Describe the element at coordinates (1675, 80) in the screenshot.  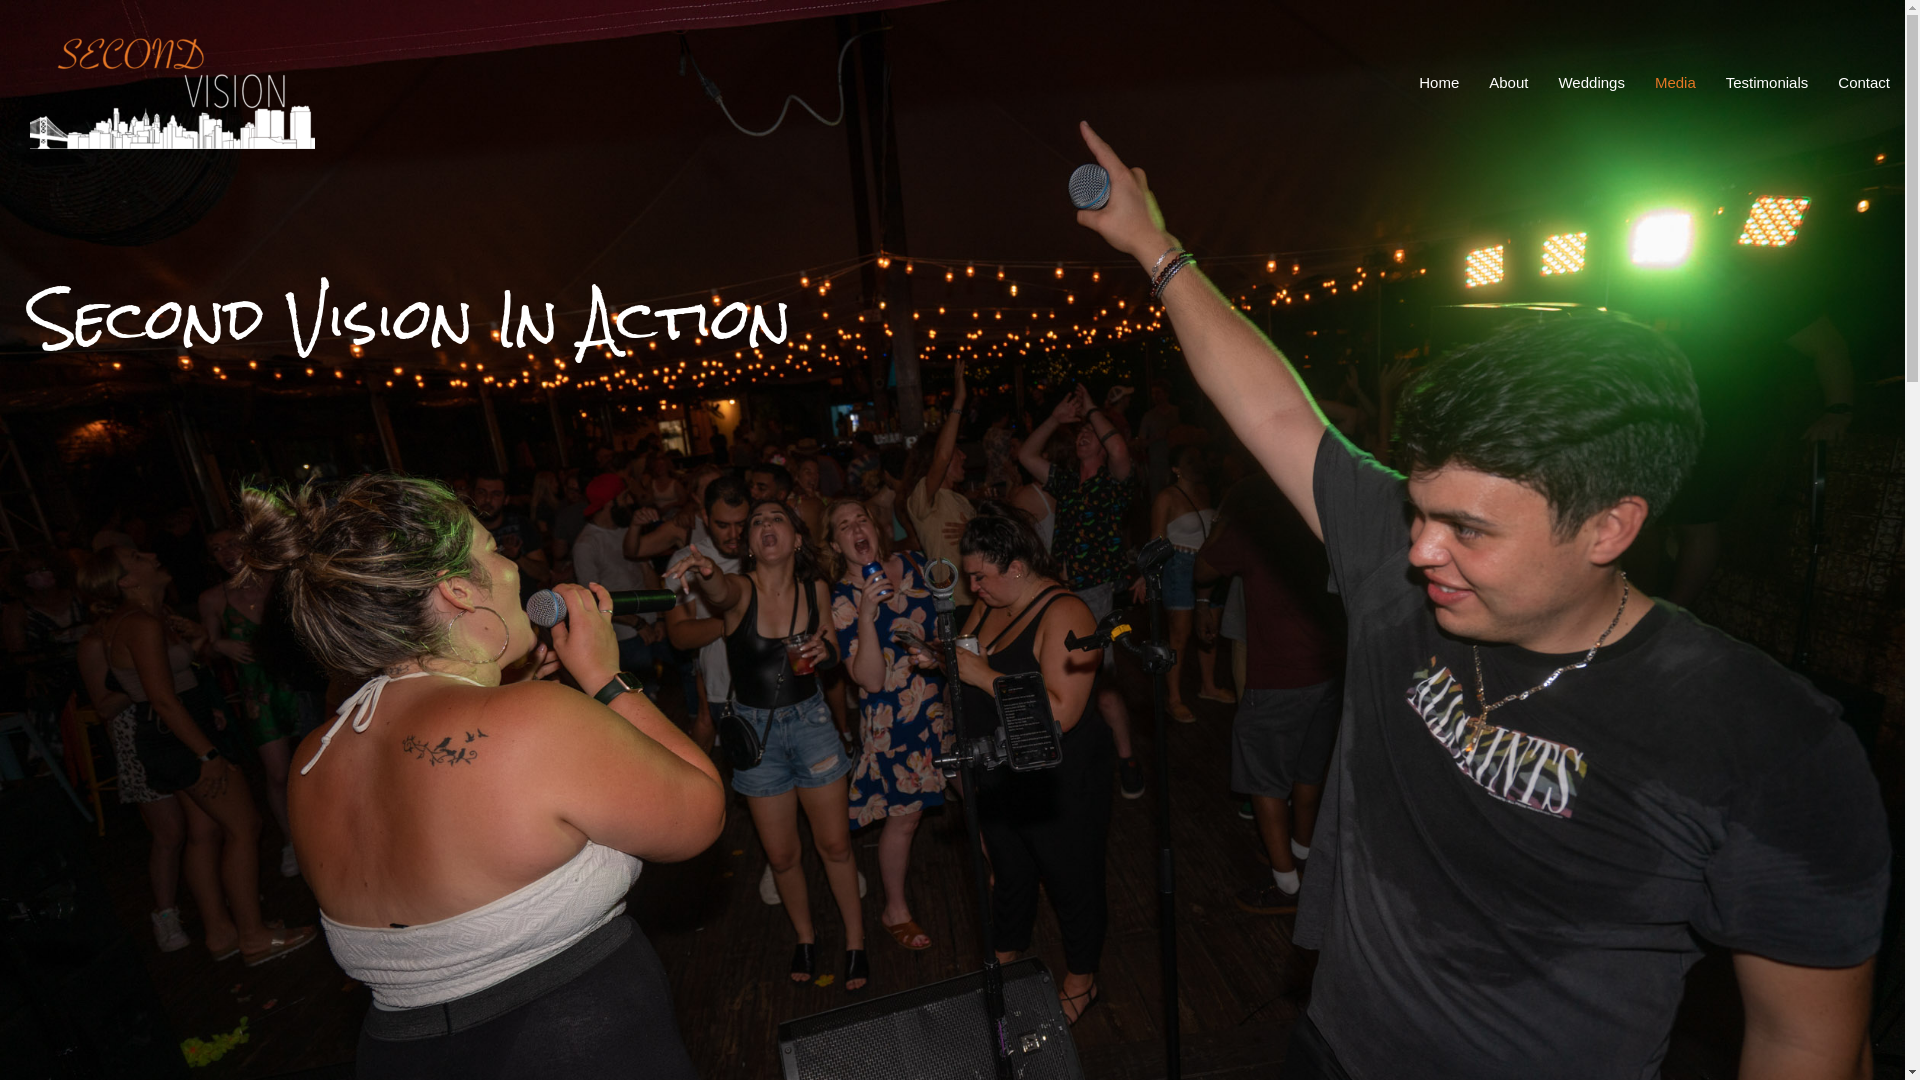
I see `'Media'` at that location.